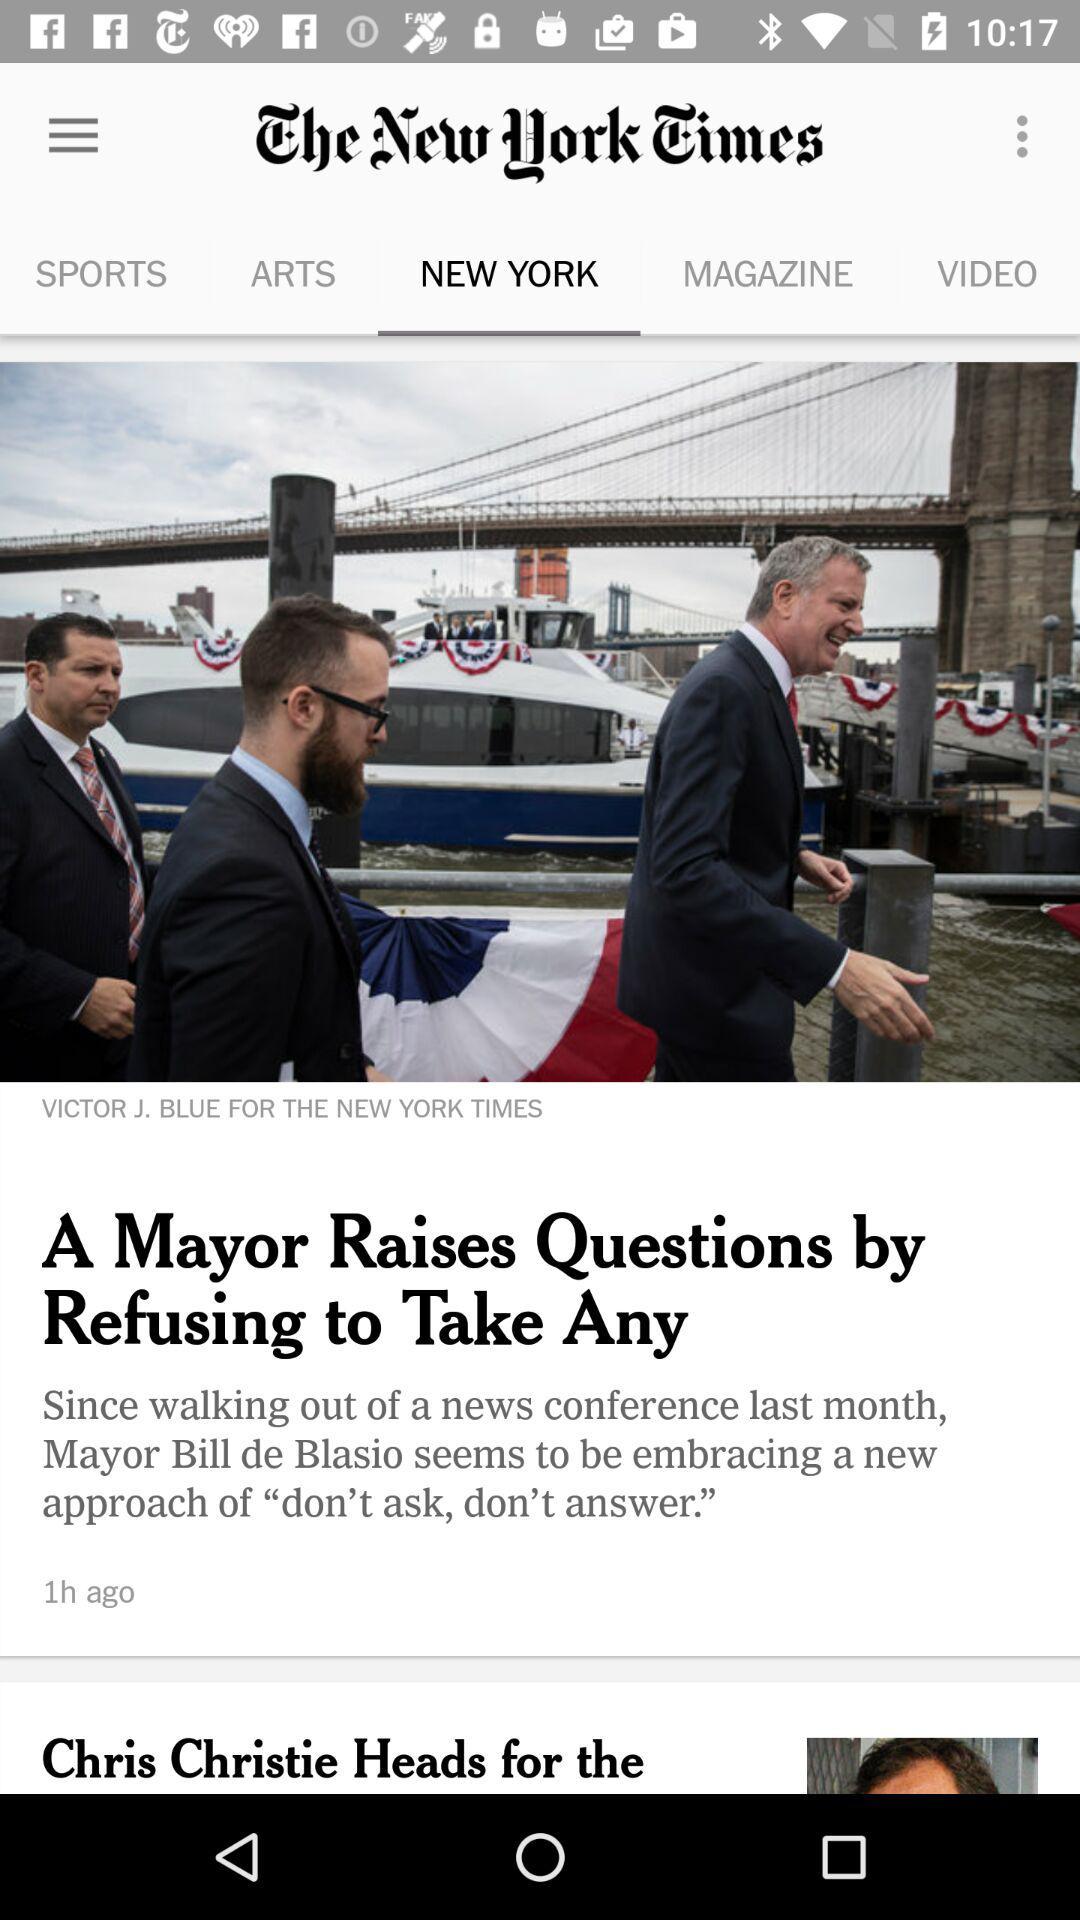 This screenshot has width=1080, height=1920. Describe the element at coordinates (72, 135) in the screenshot. I see `the item next to the arts` at that location.